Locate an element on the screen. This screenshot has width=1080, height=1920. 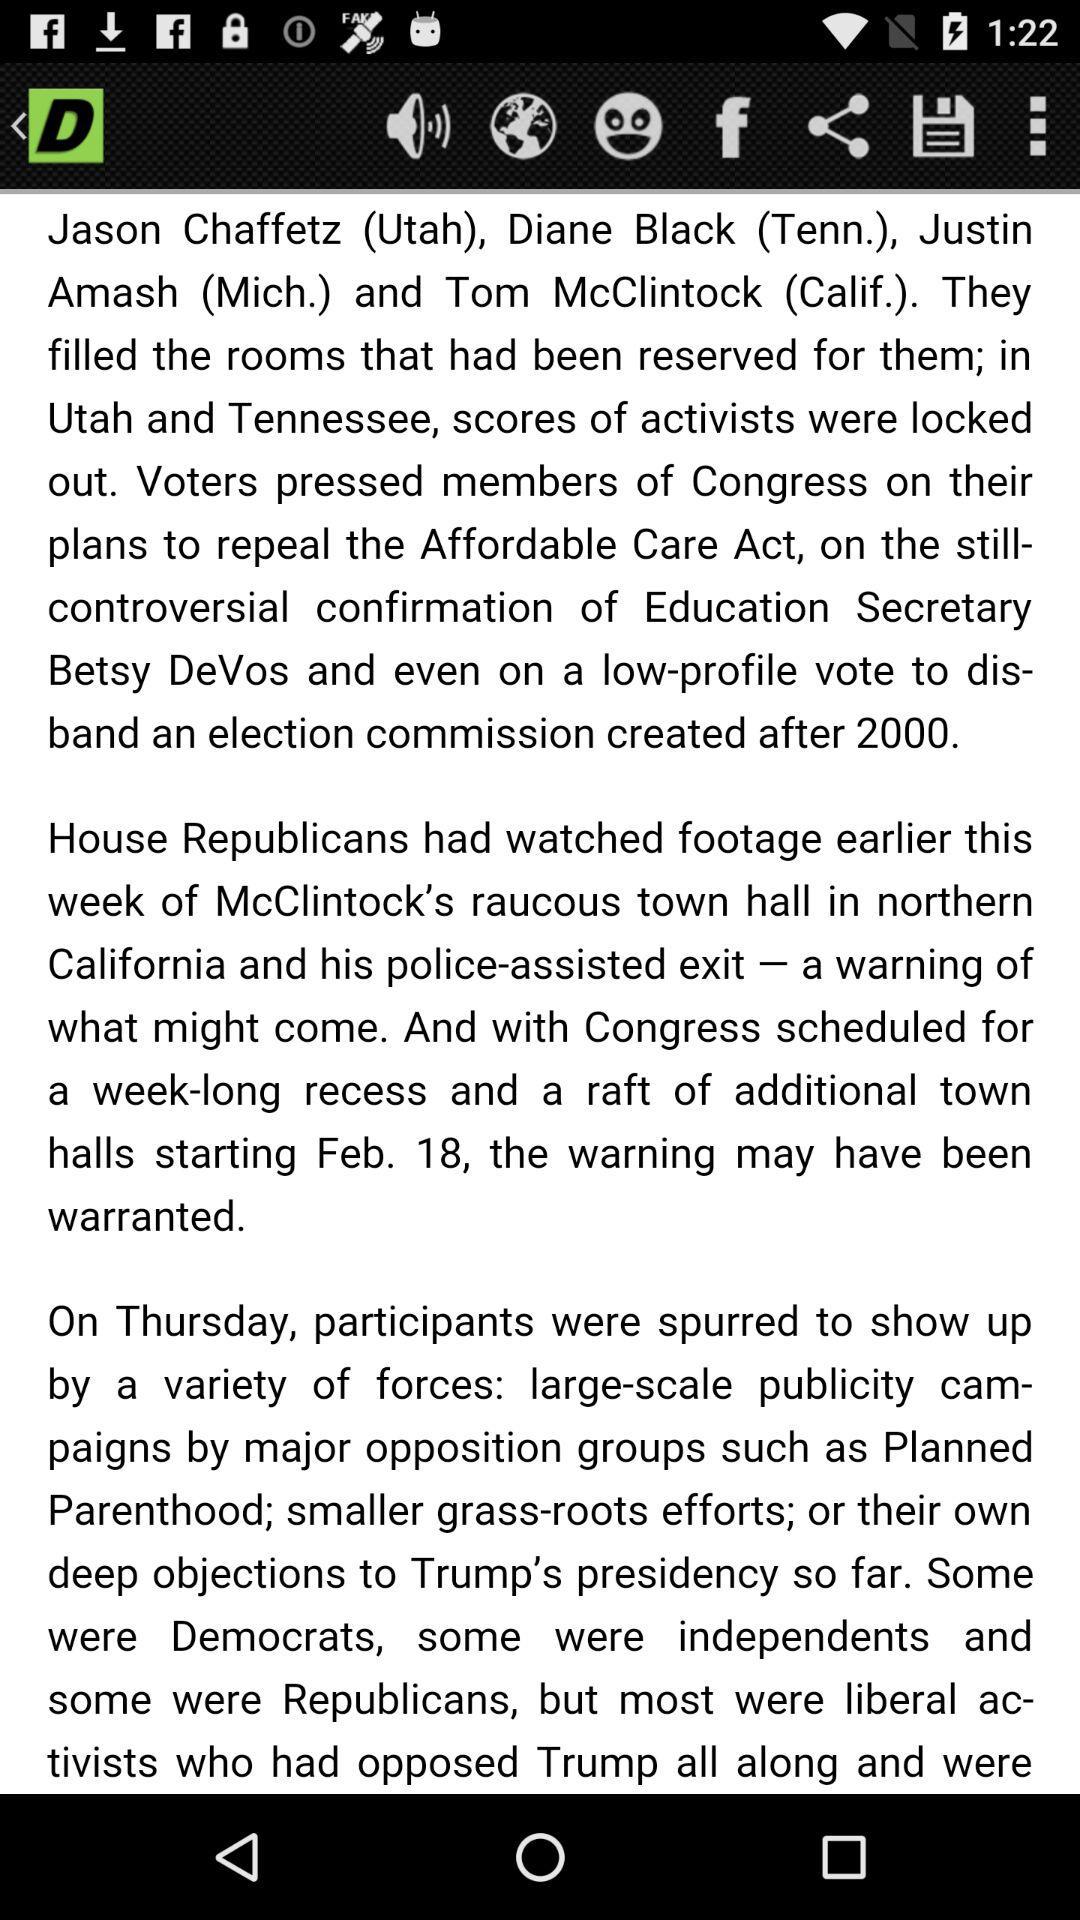
article is located at coordinates (540, 994).